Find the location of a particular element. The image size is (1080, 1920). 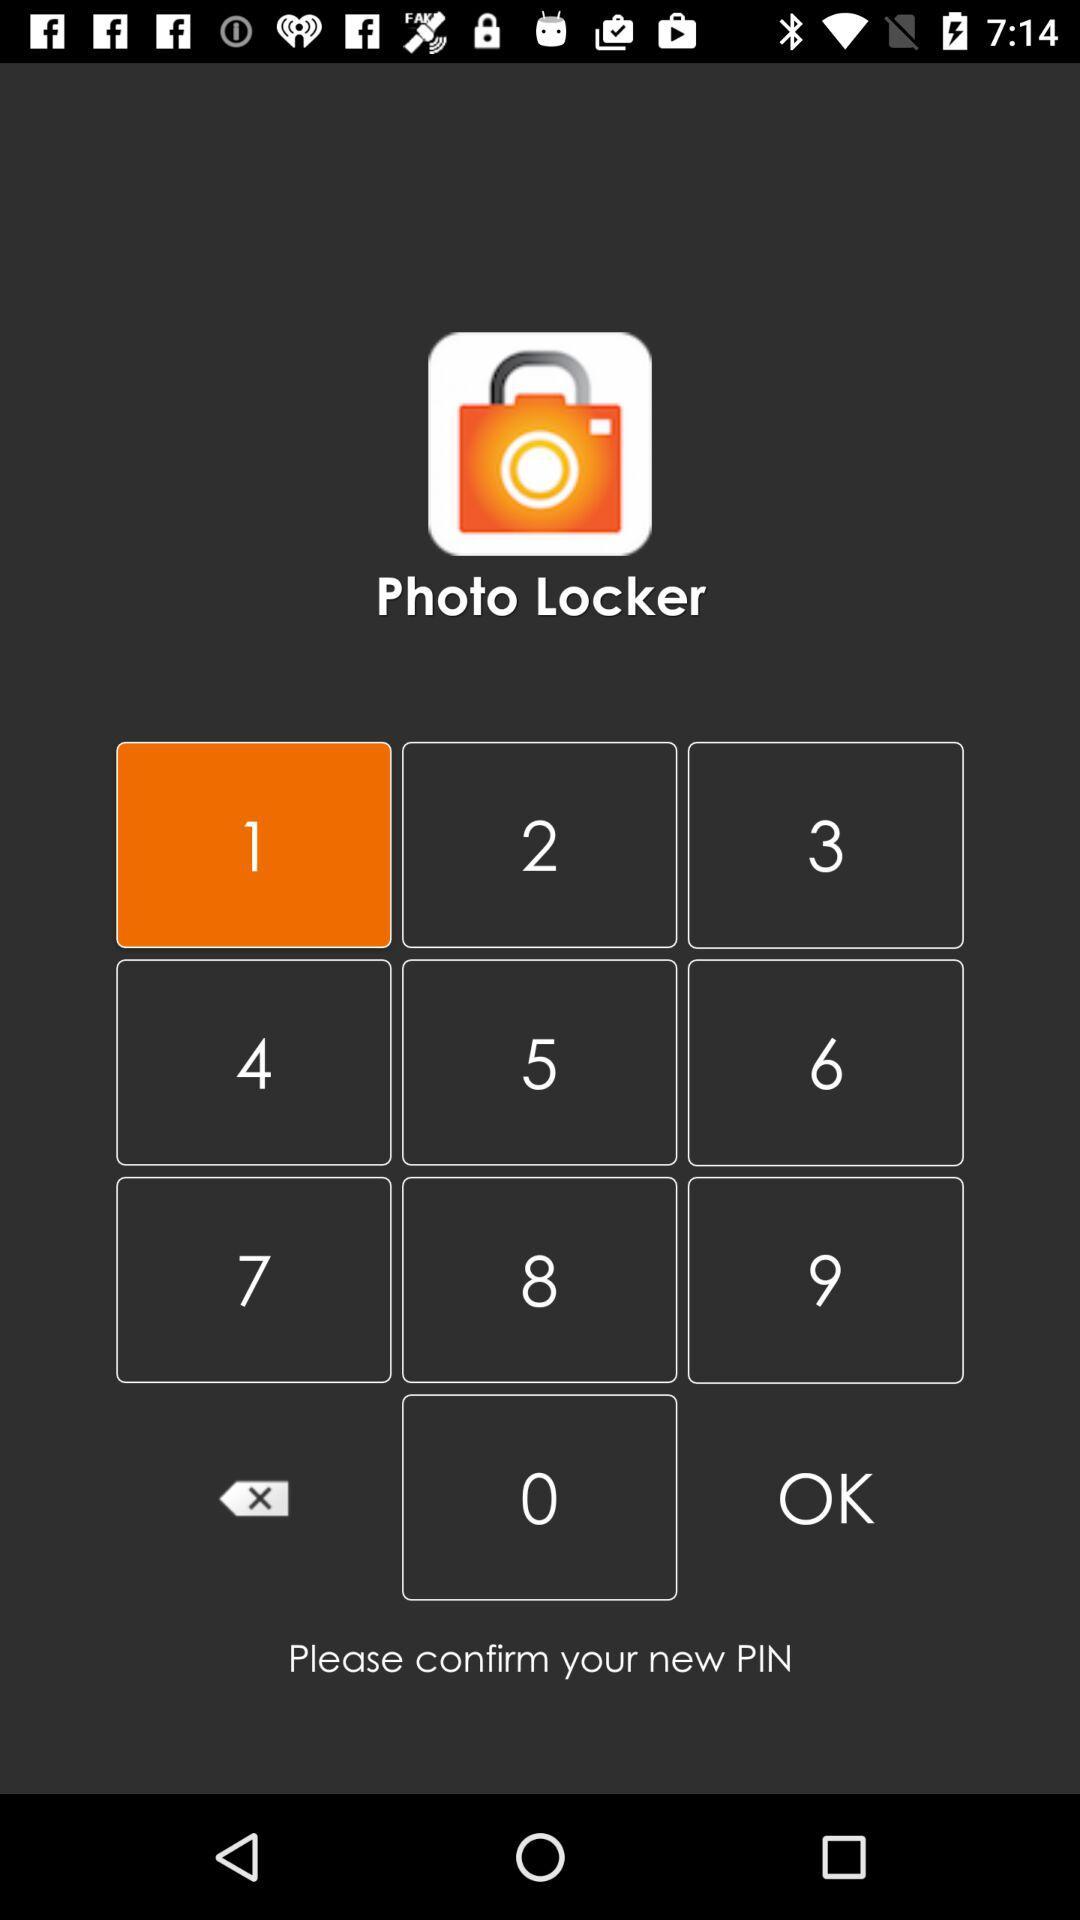

6 is located at coordinates (825, 1061).